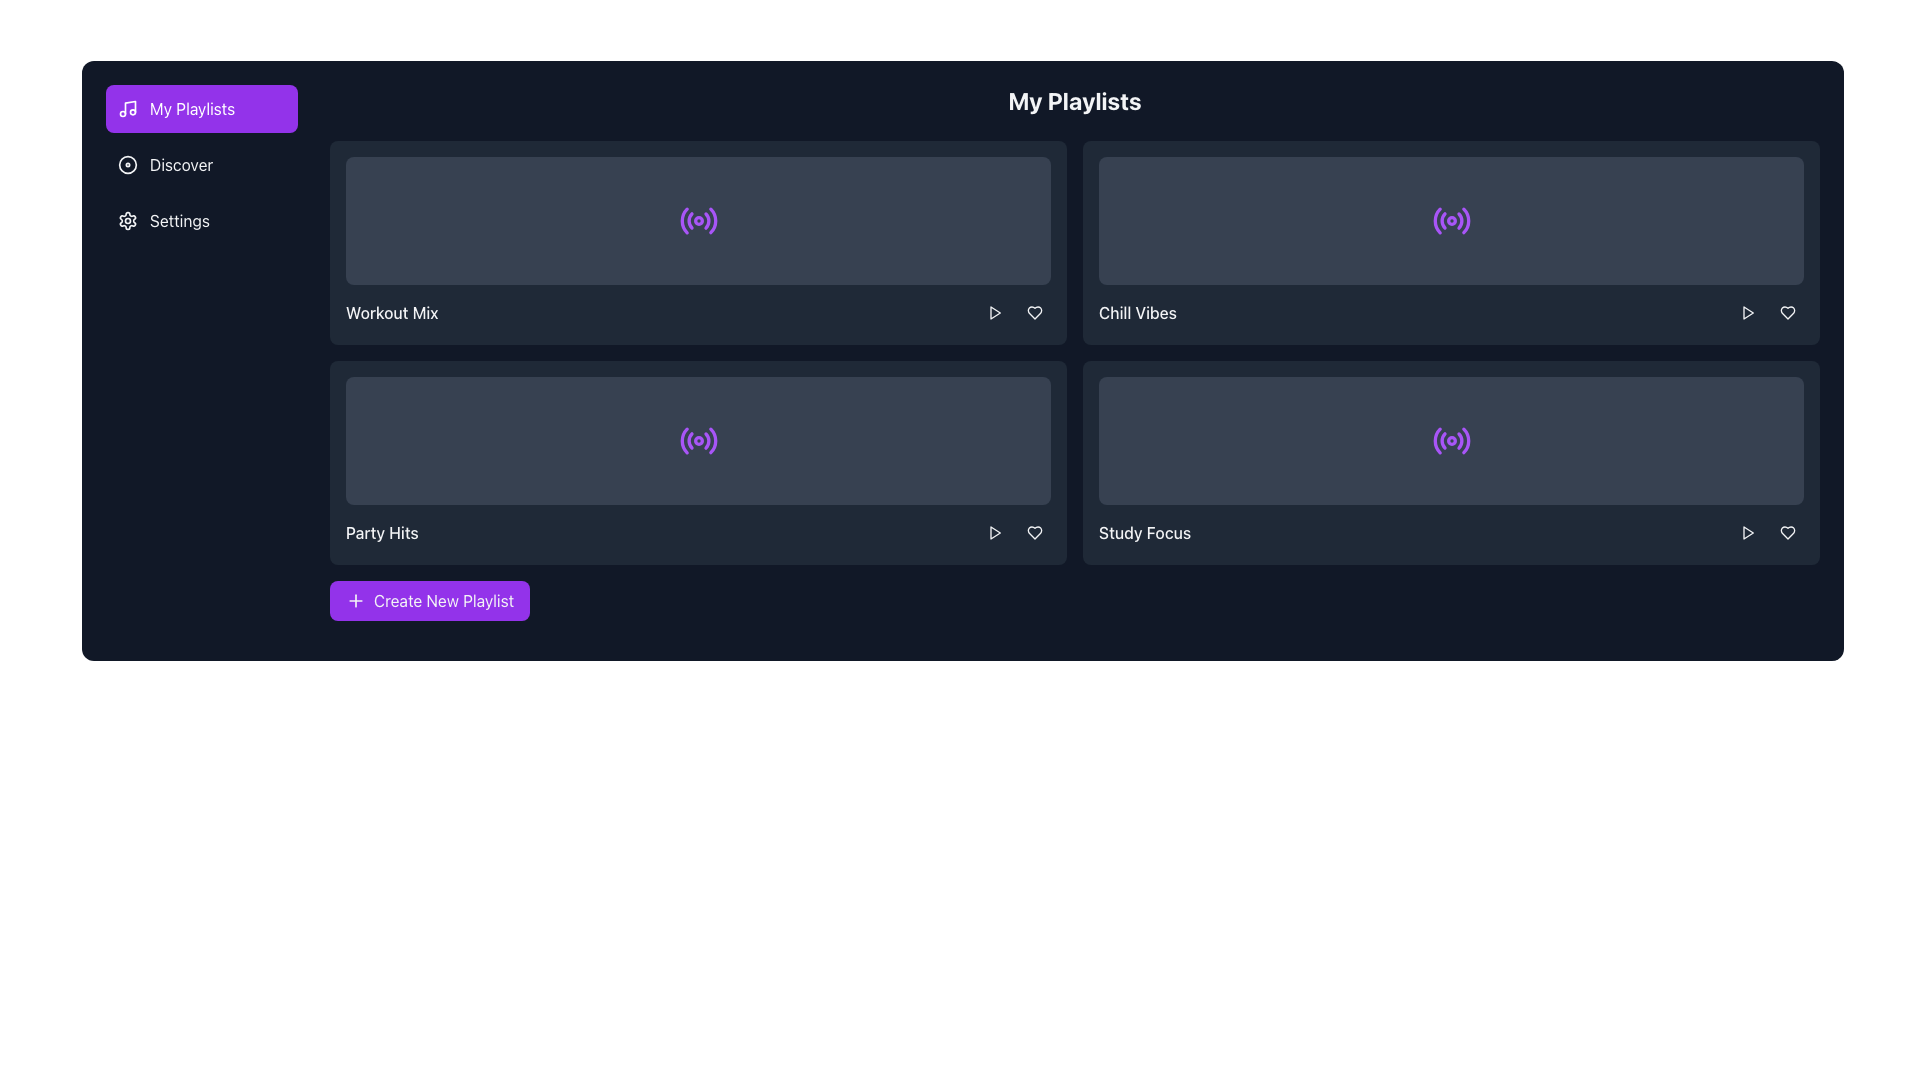  What do you see at coordinates (994, 312) in the screenshot?
I see `the triangular-shaped play icon, outlined with a light-colored stroke, located in the top-right corner of the 'Workout Mix' playlist card in the 'My Playlists' section to play the playlist` at bounding box center [994, 312].